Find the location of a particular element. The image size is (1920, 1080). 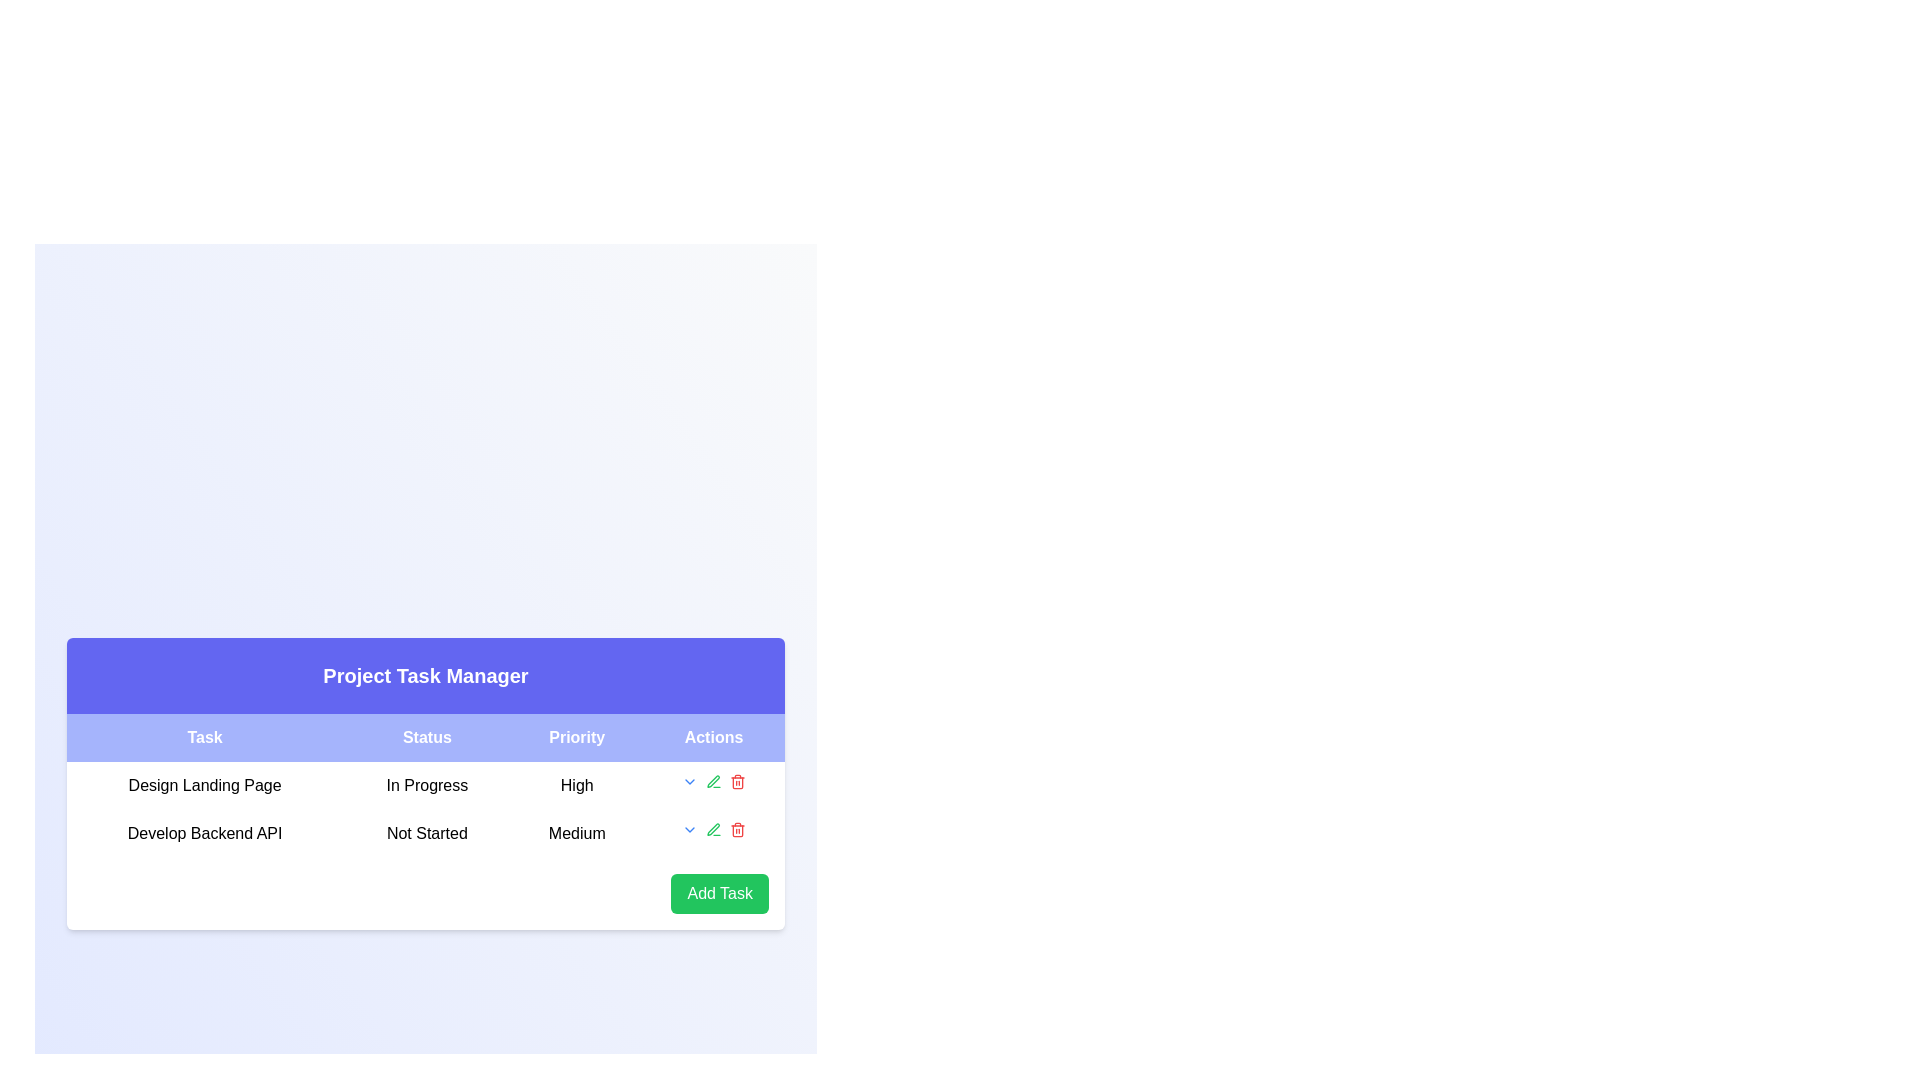

the text label indicating the status of the task 'Develop Backend API' in the 'Status' column of the second row is located at coordinates (426, 833).